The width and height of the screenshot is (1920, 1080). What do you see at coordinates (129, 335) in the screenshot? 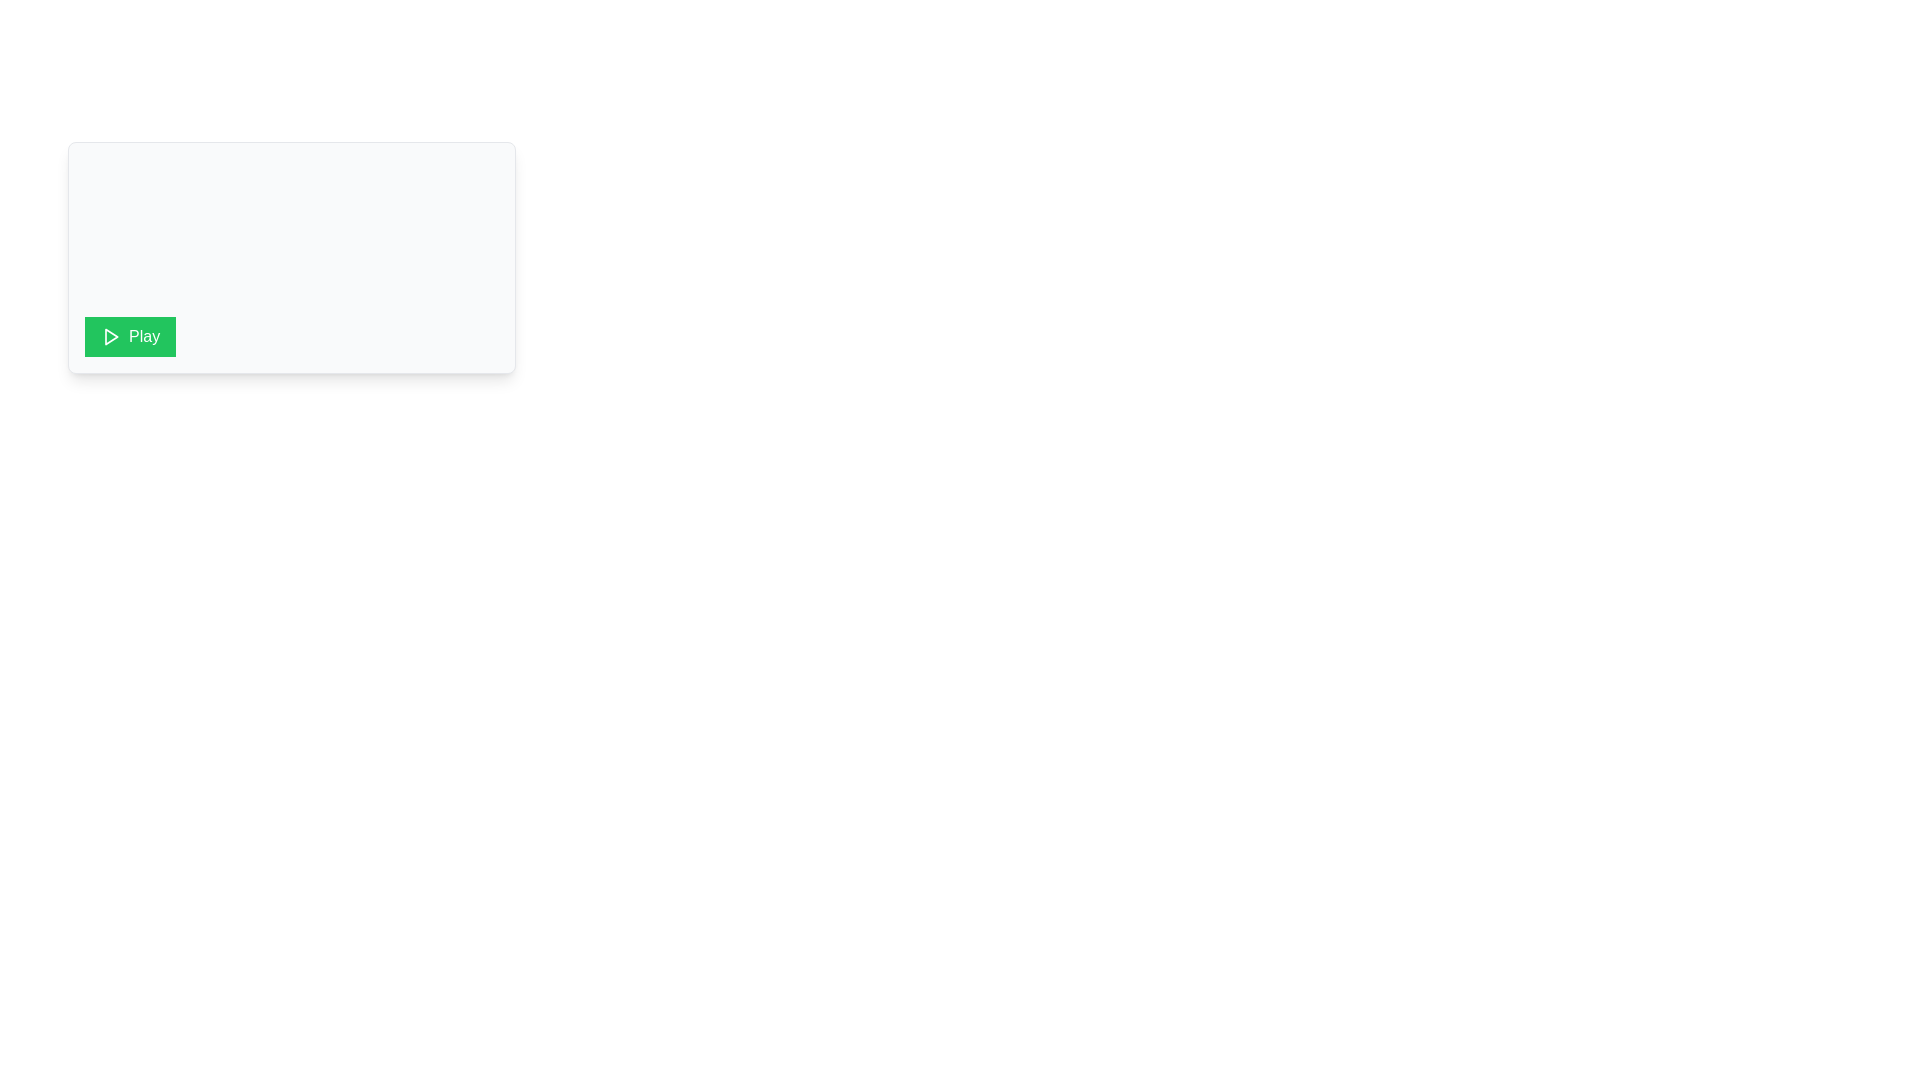
I see `the vibrant green 'Play' button with a white triangular icon` at bounding box center [129, 335].